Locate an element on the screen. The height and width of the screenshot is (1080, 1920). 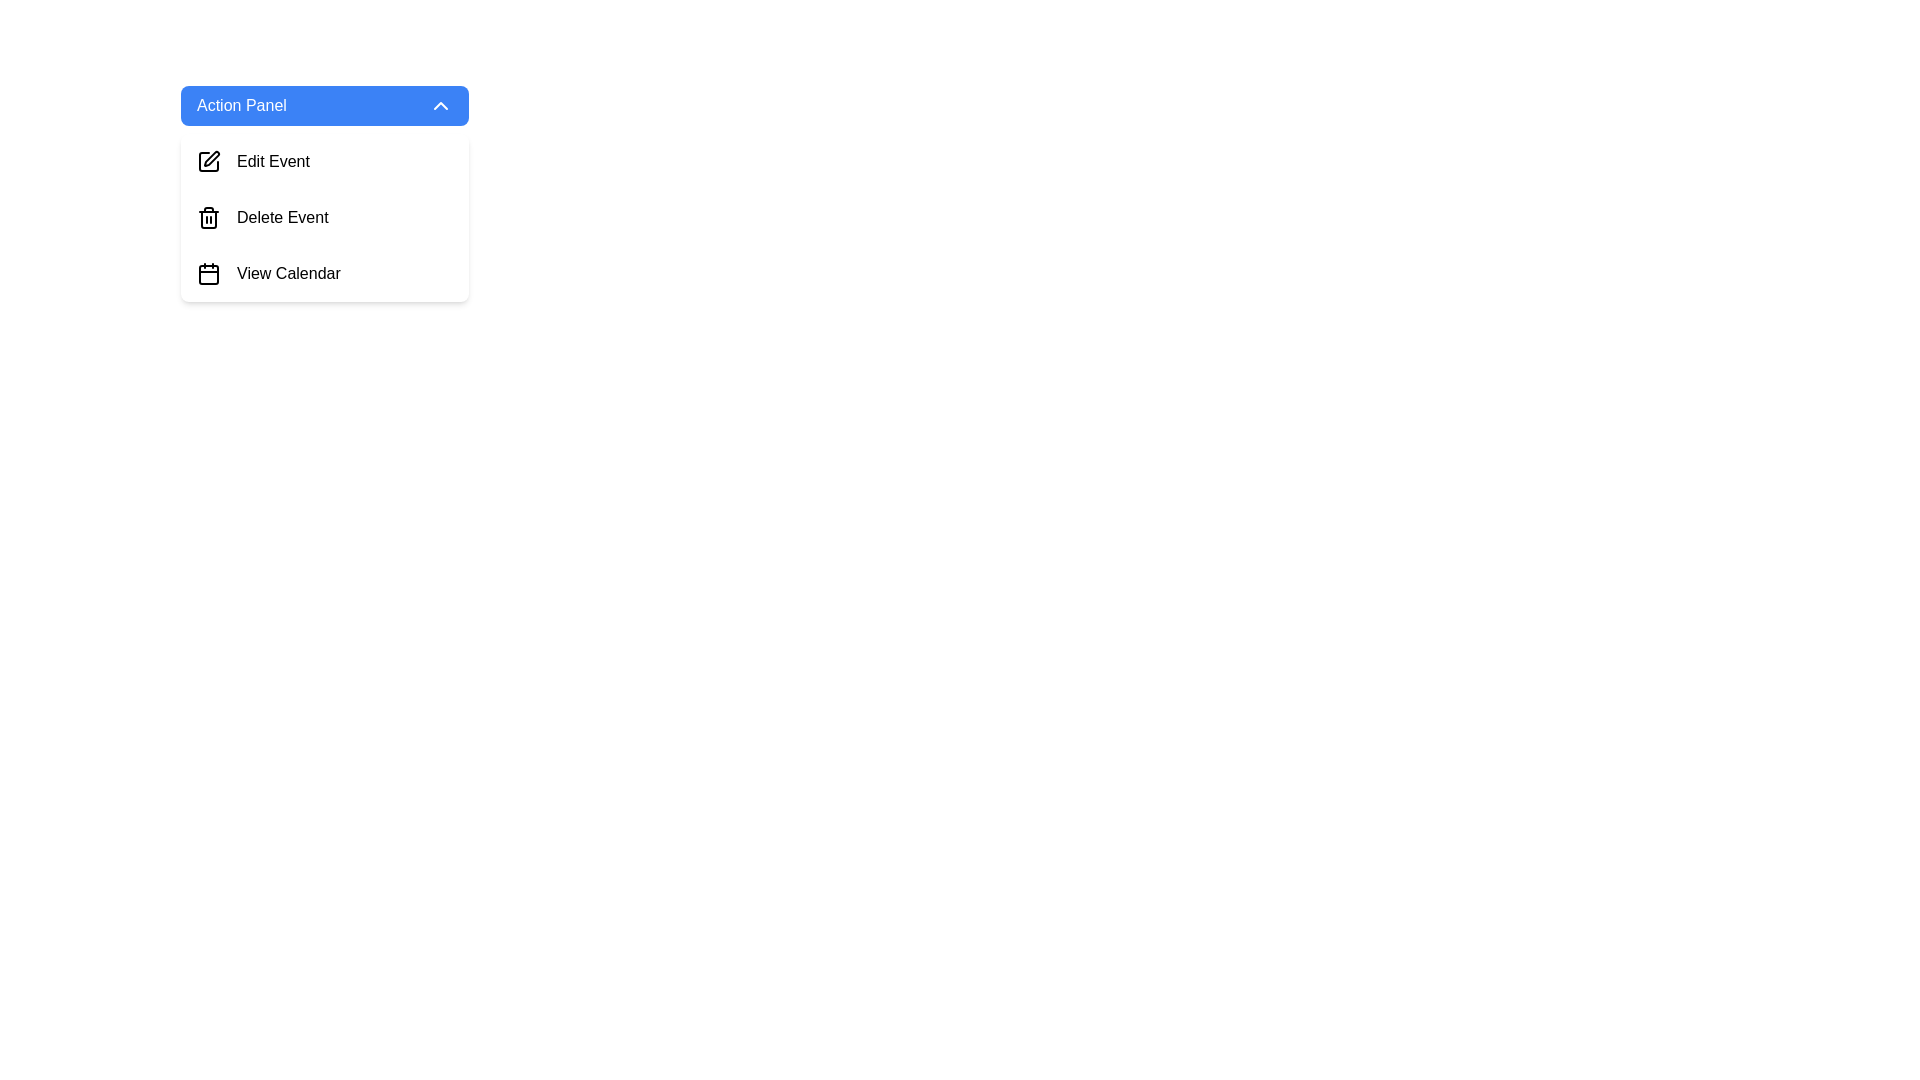
the options in the dropdown menu located below the 'Action Panel' button is located at coordinates (325, 218).